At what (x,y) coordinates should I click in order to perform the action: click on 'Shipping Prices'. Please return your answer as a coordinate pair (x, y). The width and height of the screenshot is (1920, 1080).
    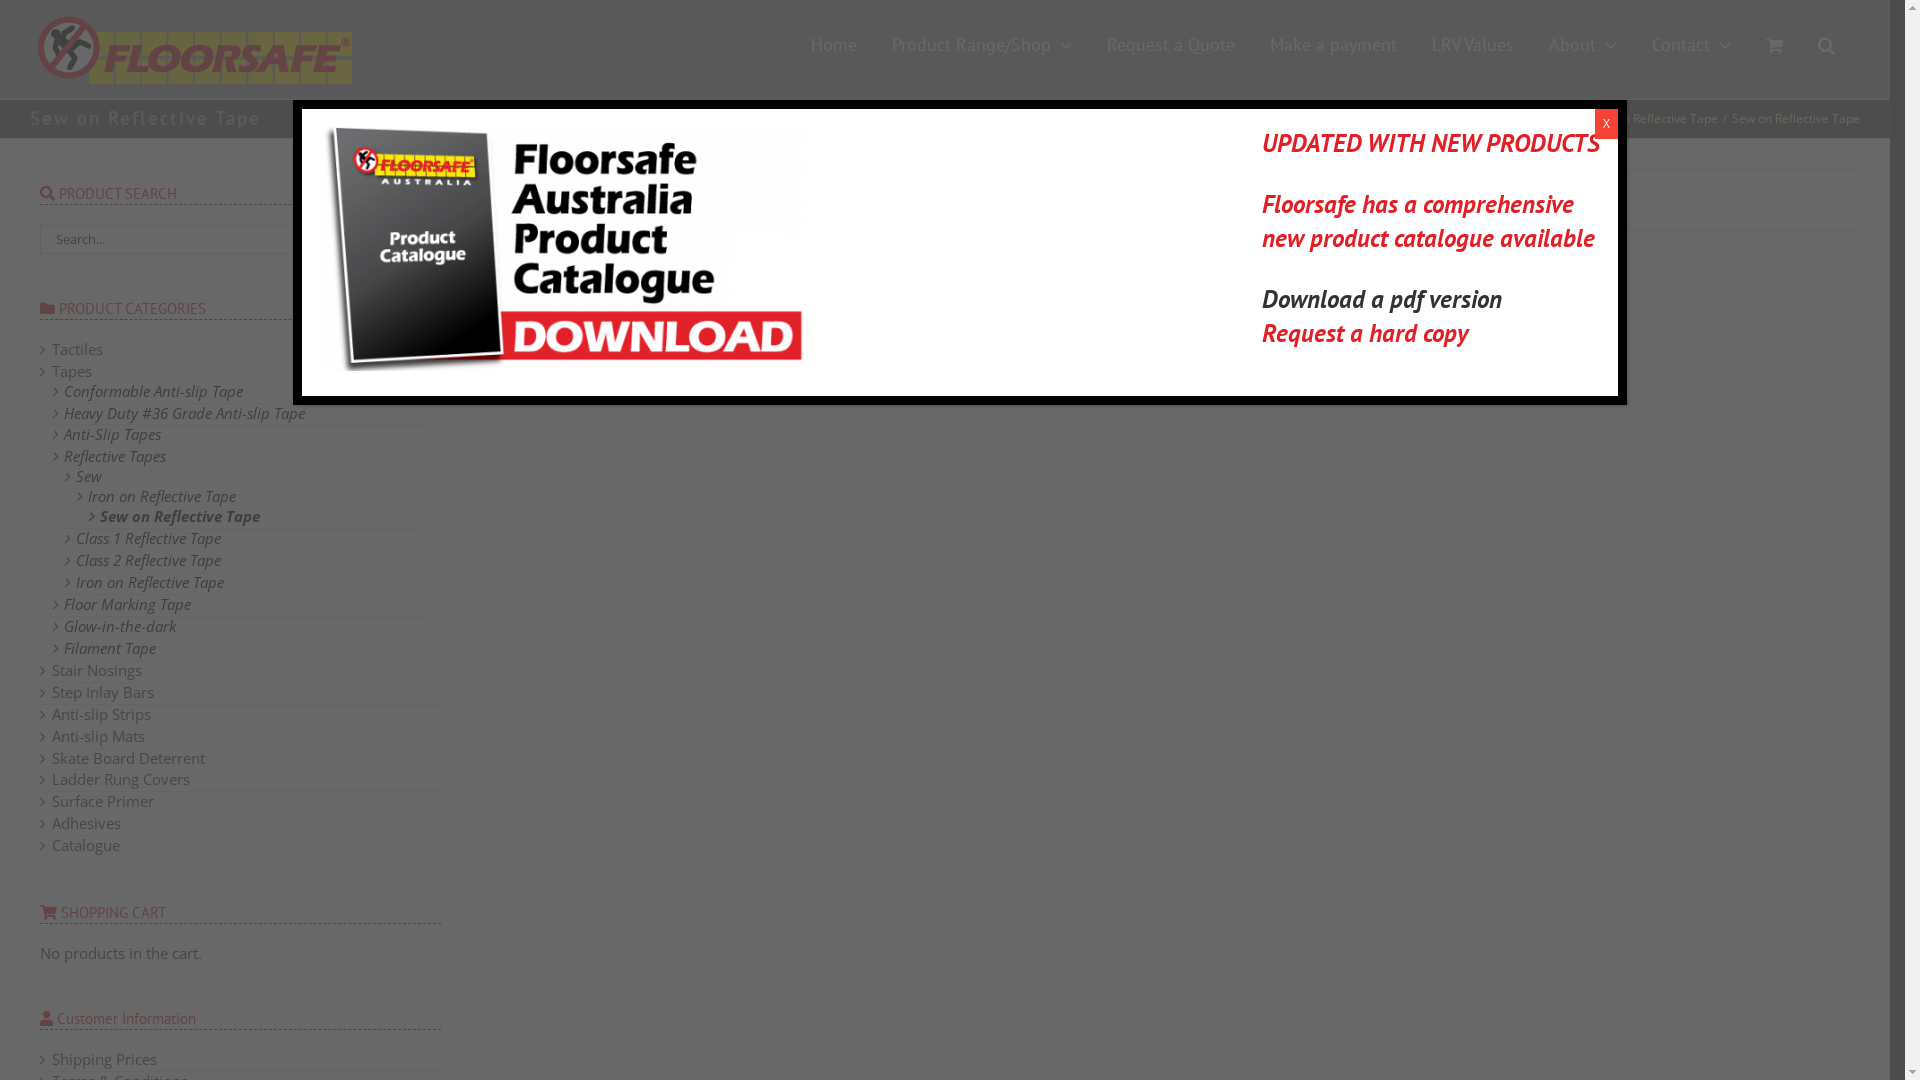
    Looking at the image, I should click on (103, 1058).